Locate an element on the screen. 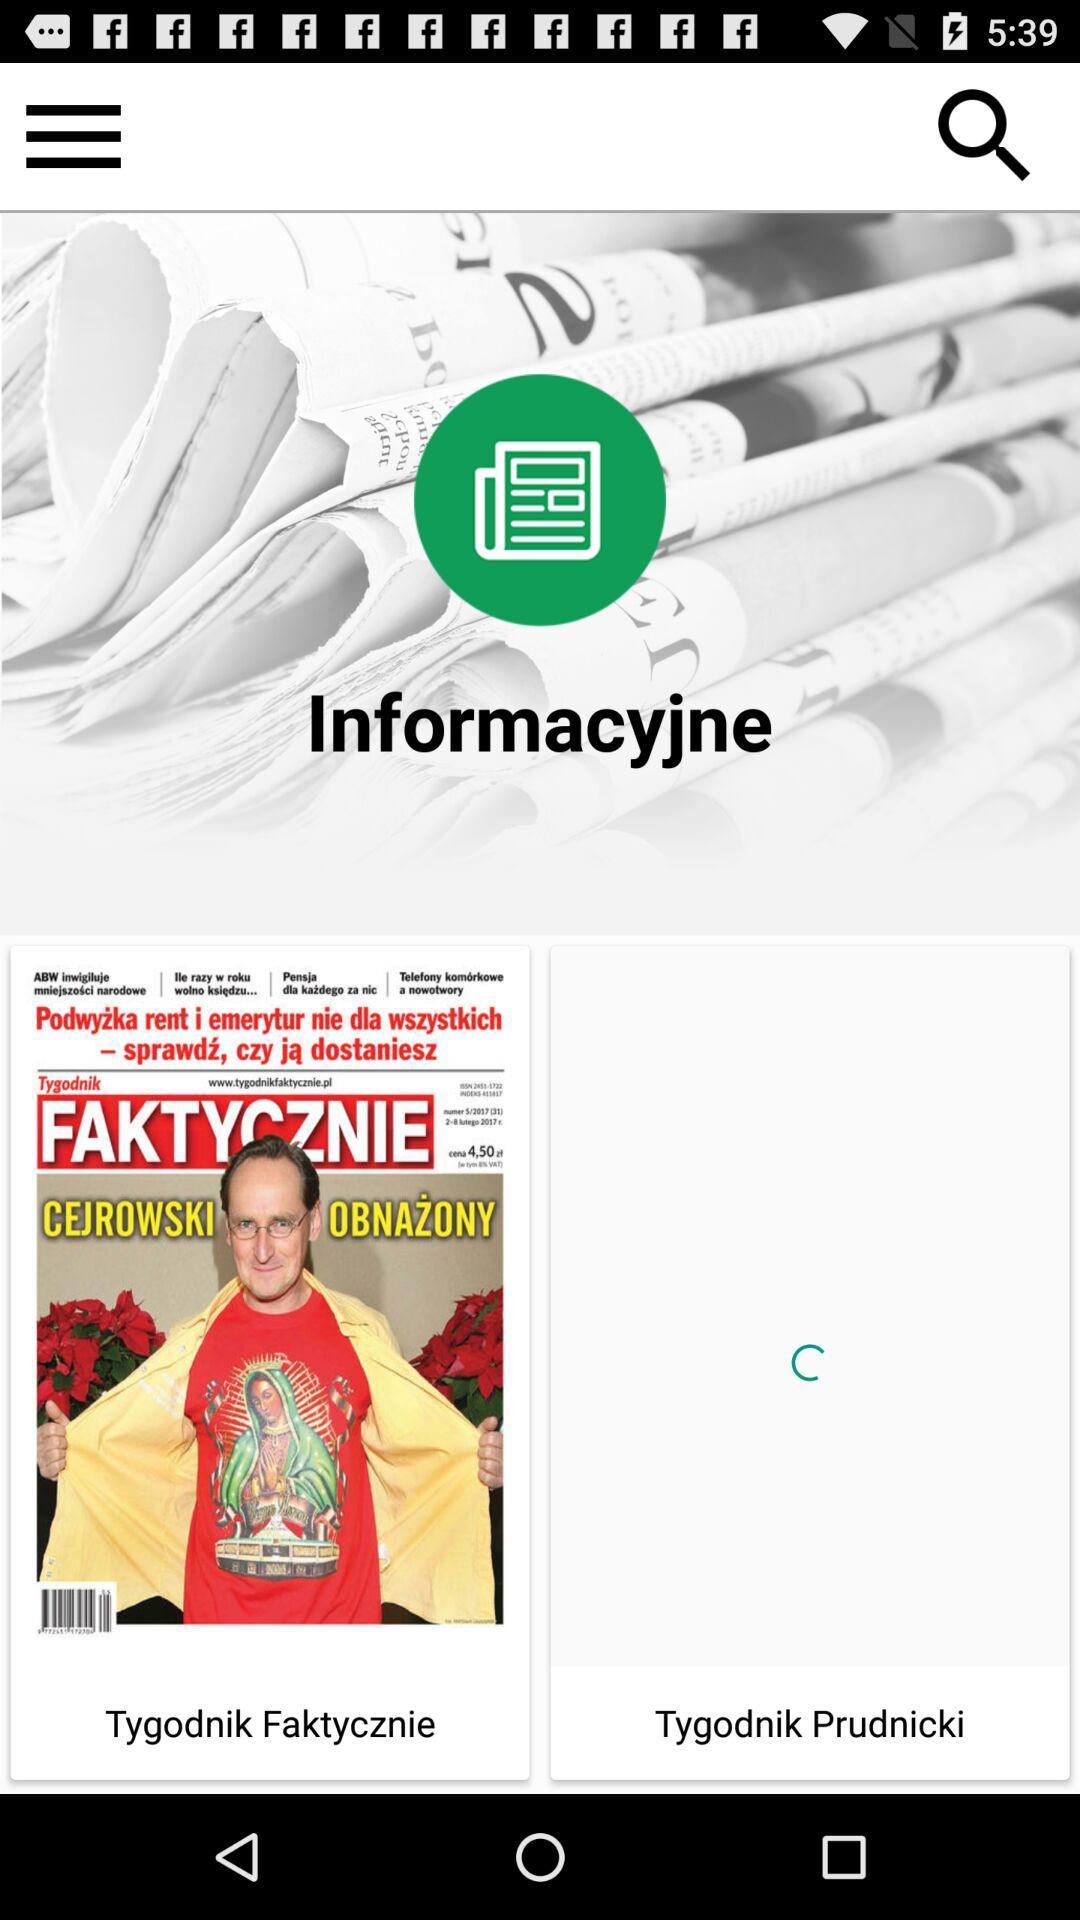 The height and width of the screenshot is (1920, 1080). menu is located at coordinates (72, 135).